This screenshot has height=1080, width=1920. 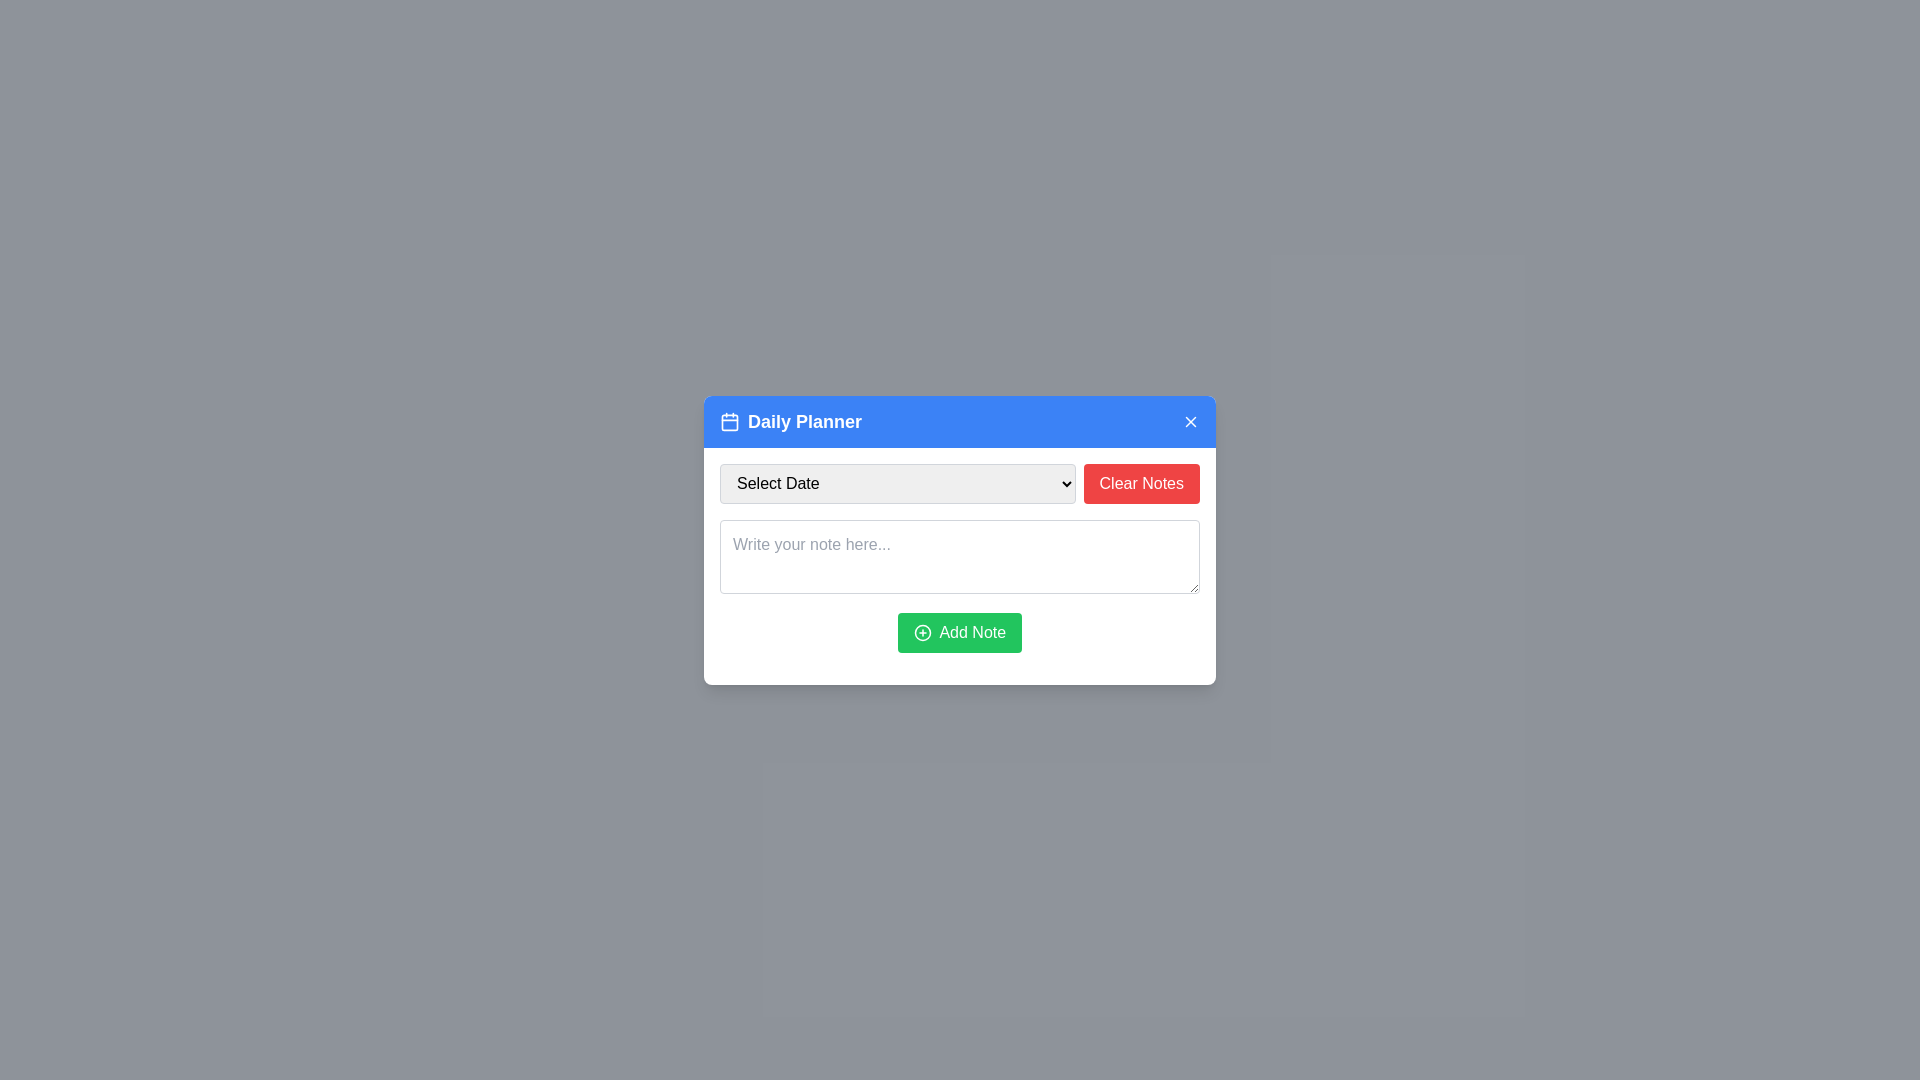 What do you see at coordinates (728, 419) in the screenshot?
I see `the calendar icon, which is the leftmost element in the header bar of the dialog box, next to the 'Daily Planner' text` at bounding box center [728, 419].